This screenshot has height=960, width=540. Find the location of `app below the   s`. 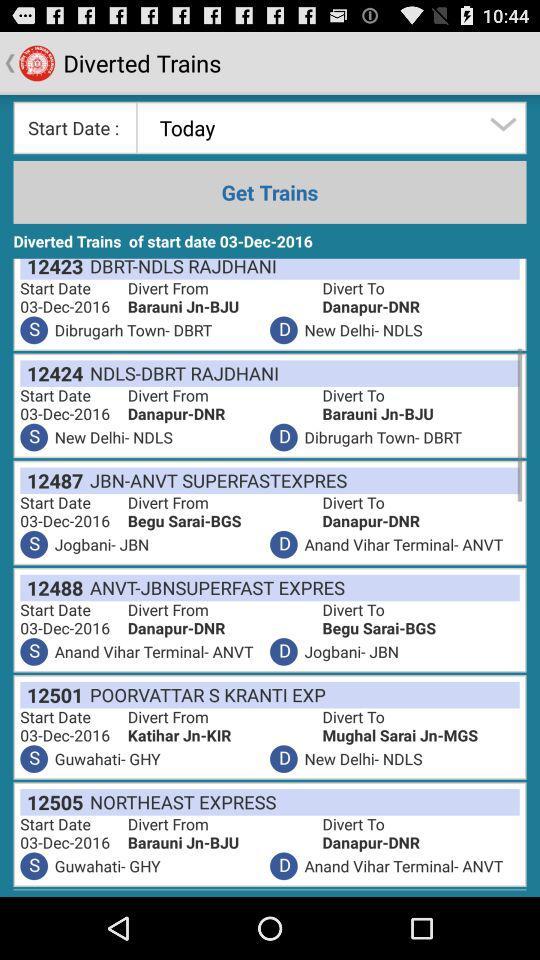

app below the   s is located at coordinates (51, 802).